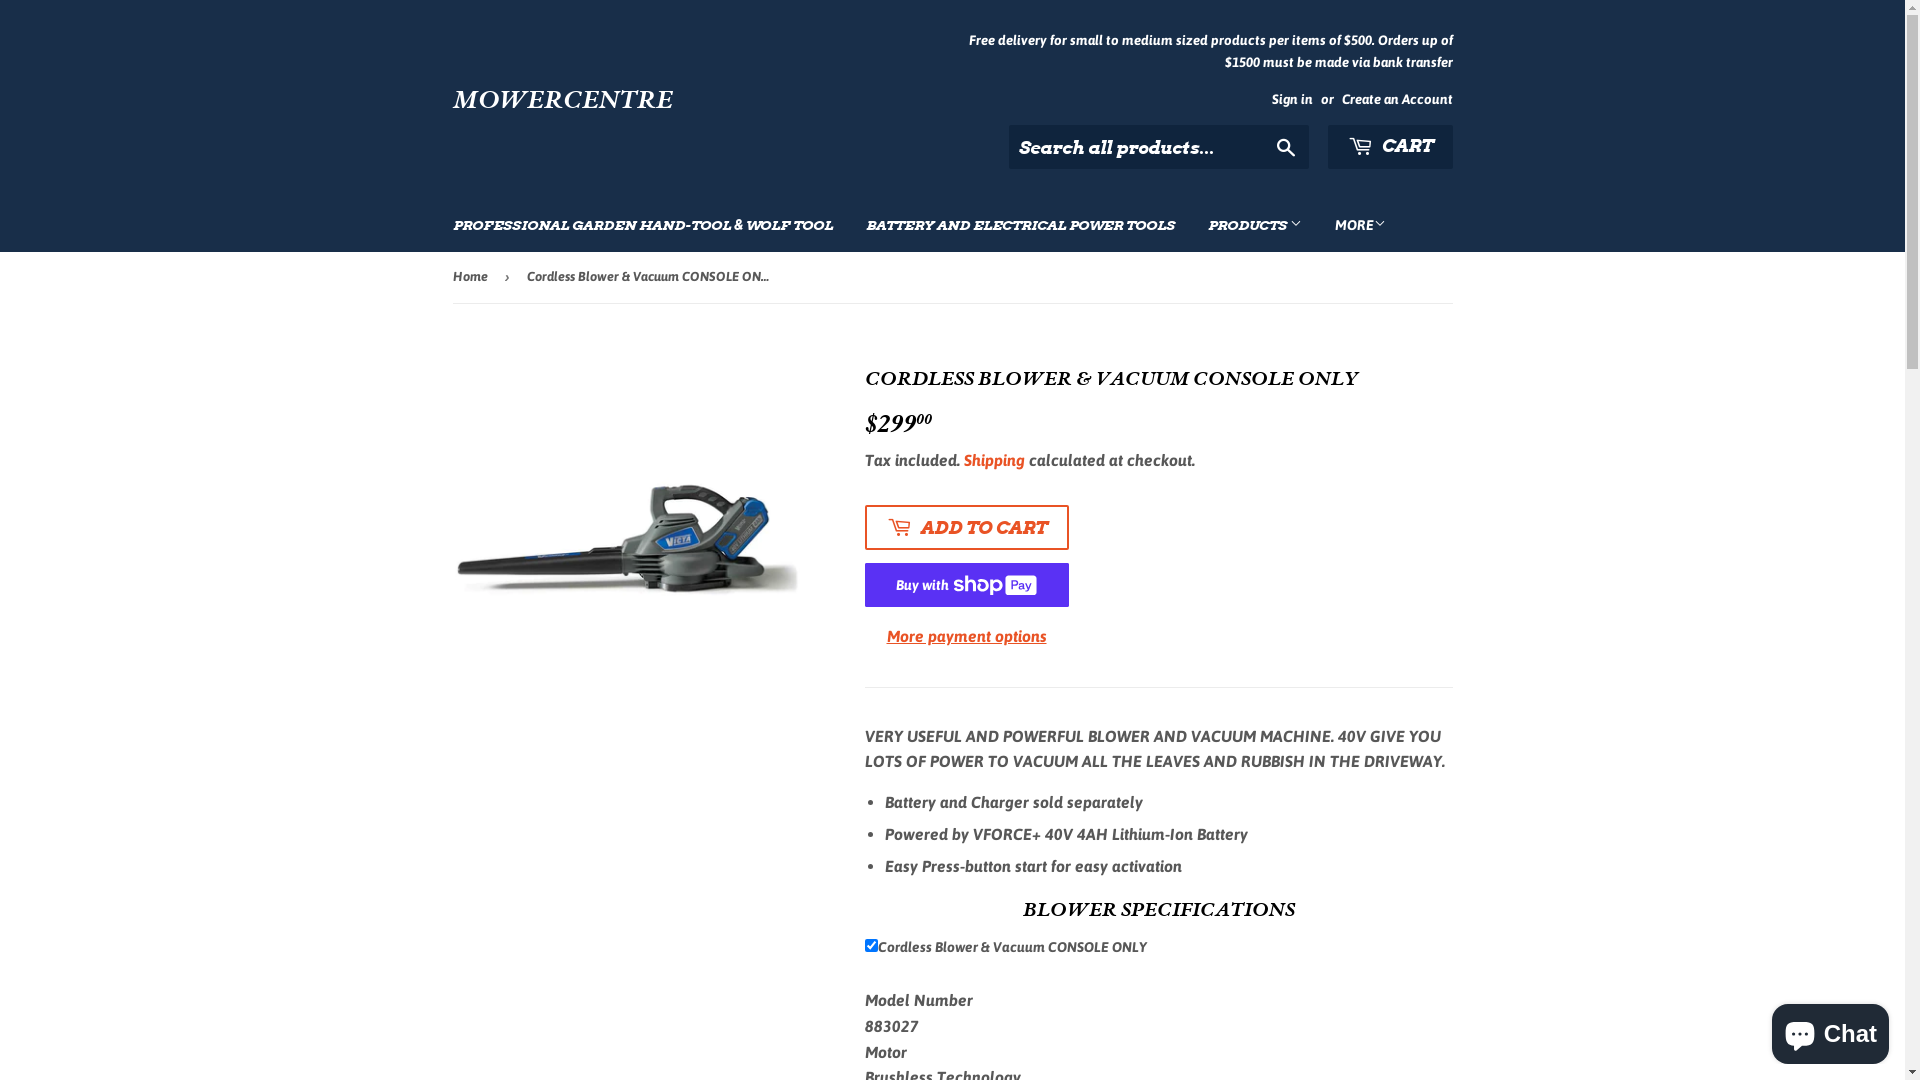  What do you see at coordinates (1830, 1029) in the screenshot?
I see `'Shopify online store chat'` at bounding box center [1830, 1029].